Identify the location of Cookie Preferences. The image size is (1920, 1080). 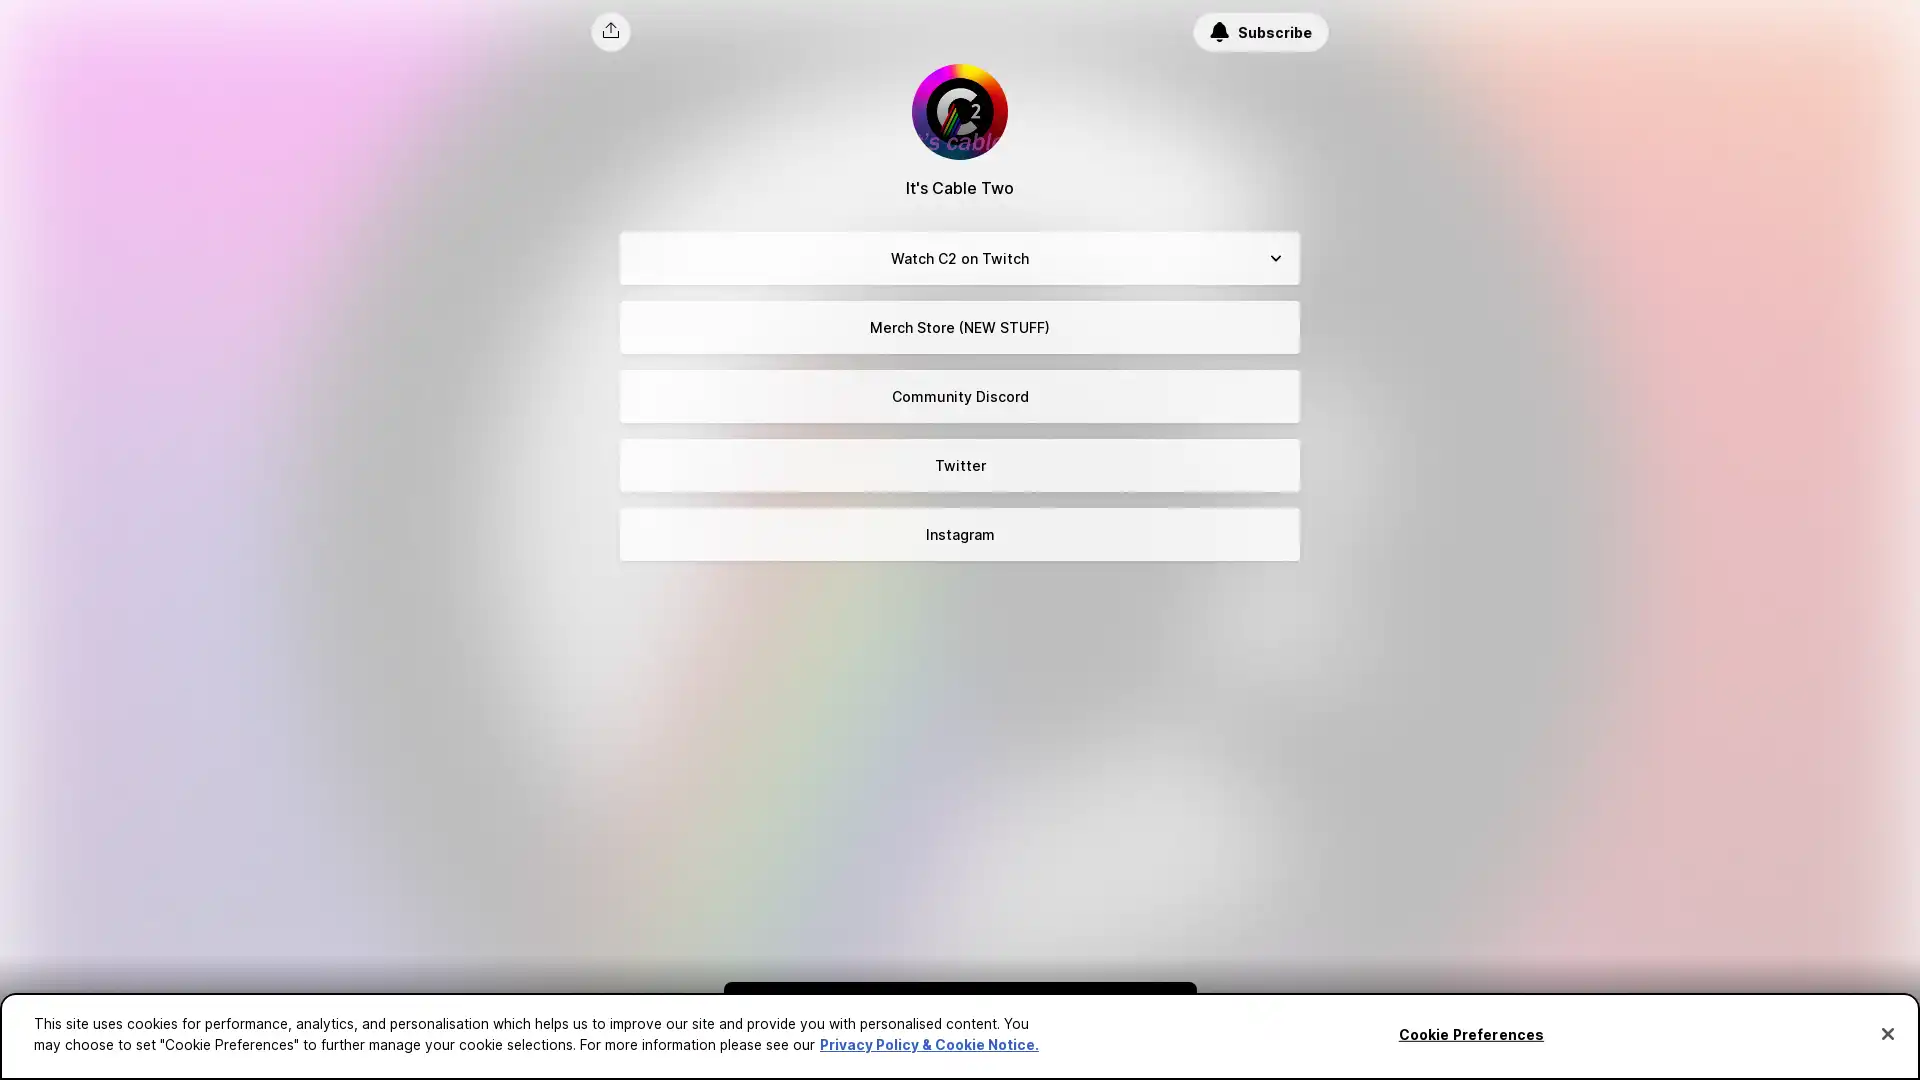
(1470, 1034).